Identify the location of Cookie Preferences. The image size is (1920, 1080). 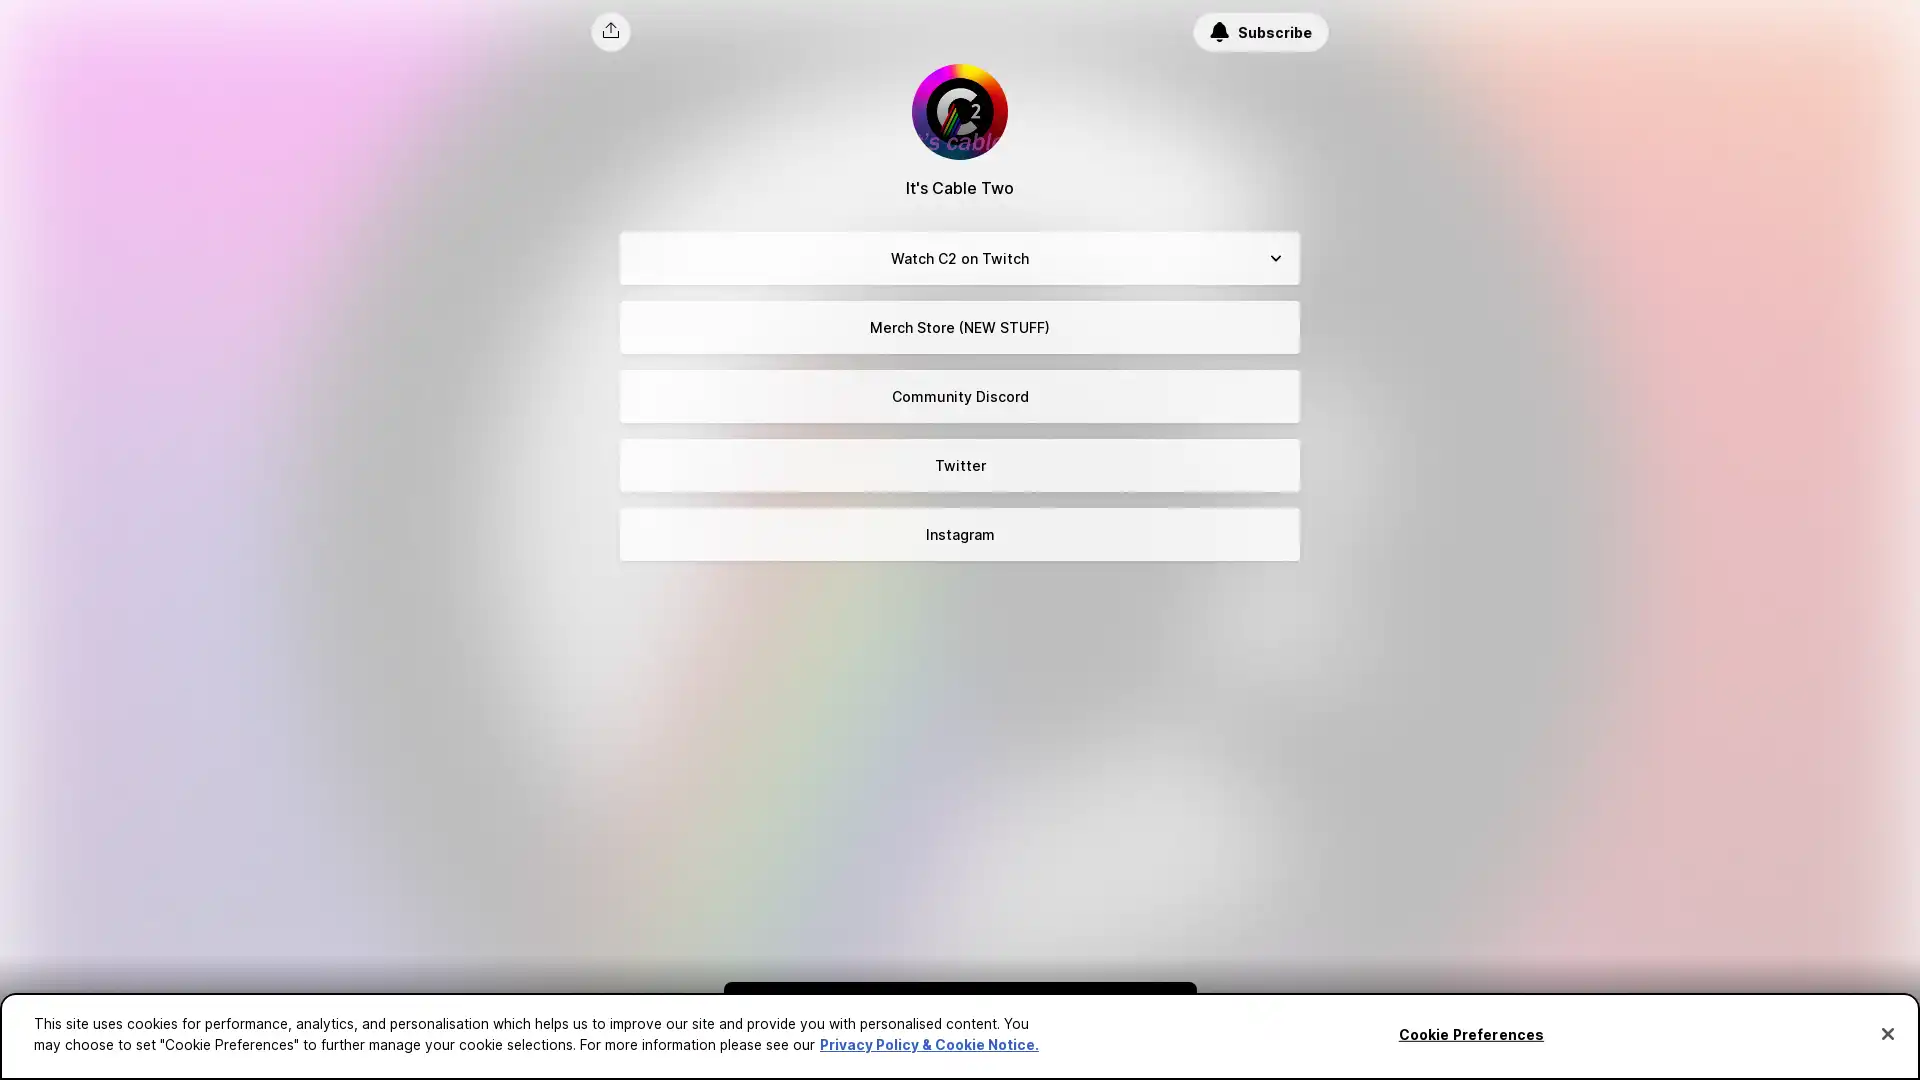
(1470, 1034).